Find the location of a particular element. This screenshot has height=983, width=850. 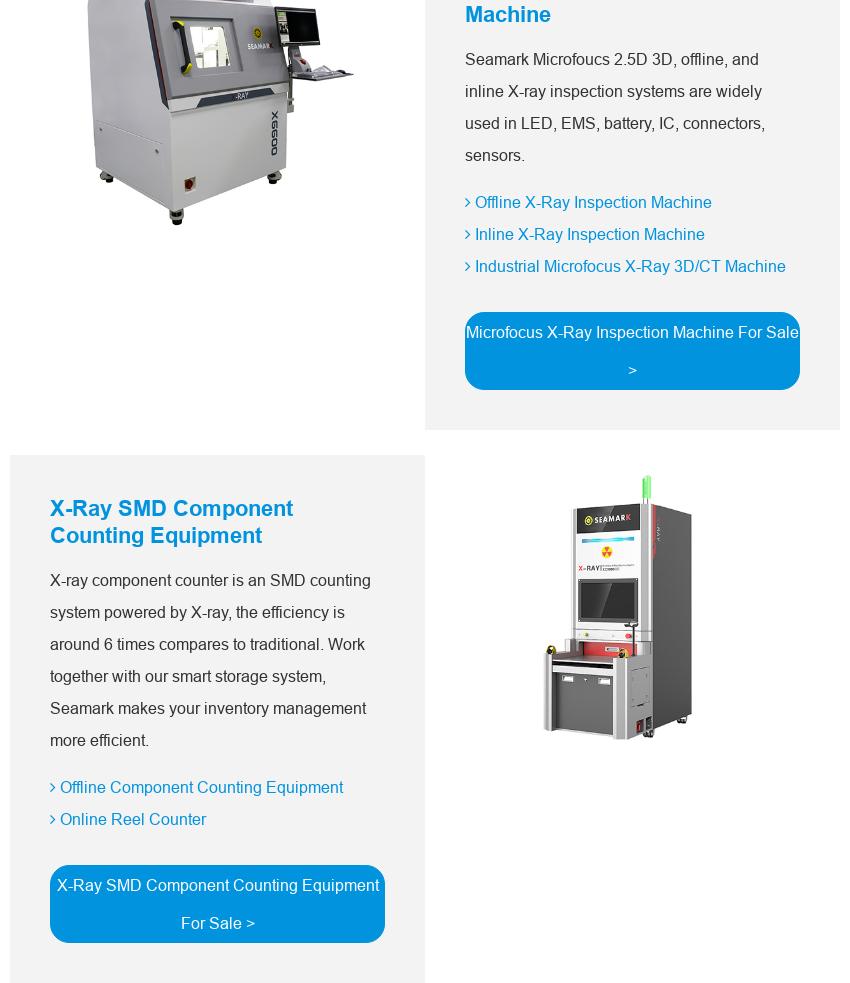

'Inline X-Ray Inspection Machine' is located at coordinates (588, 233).